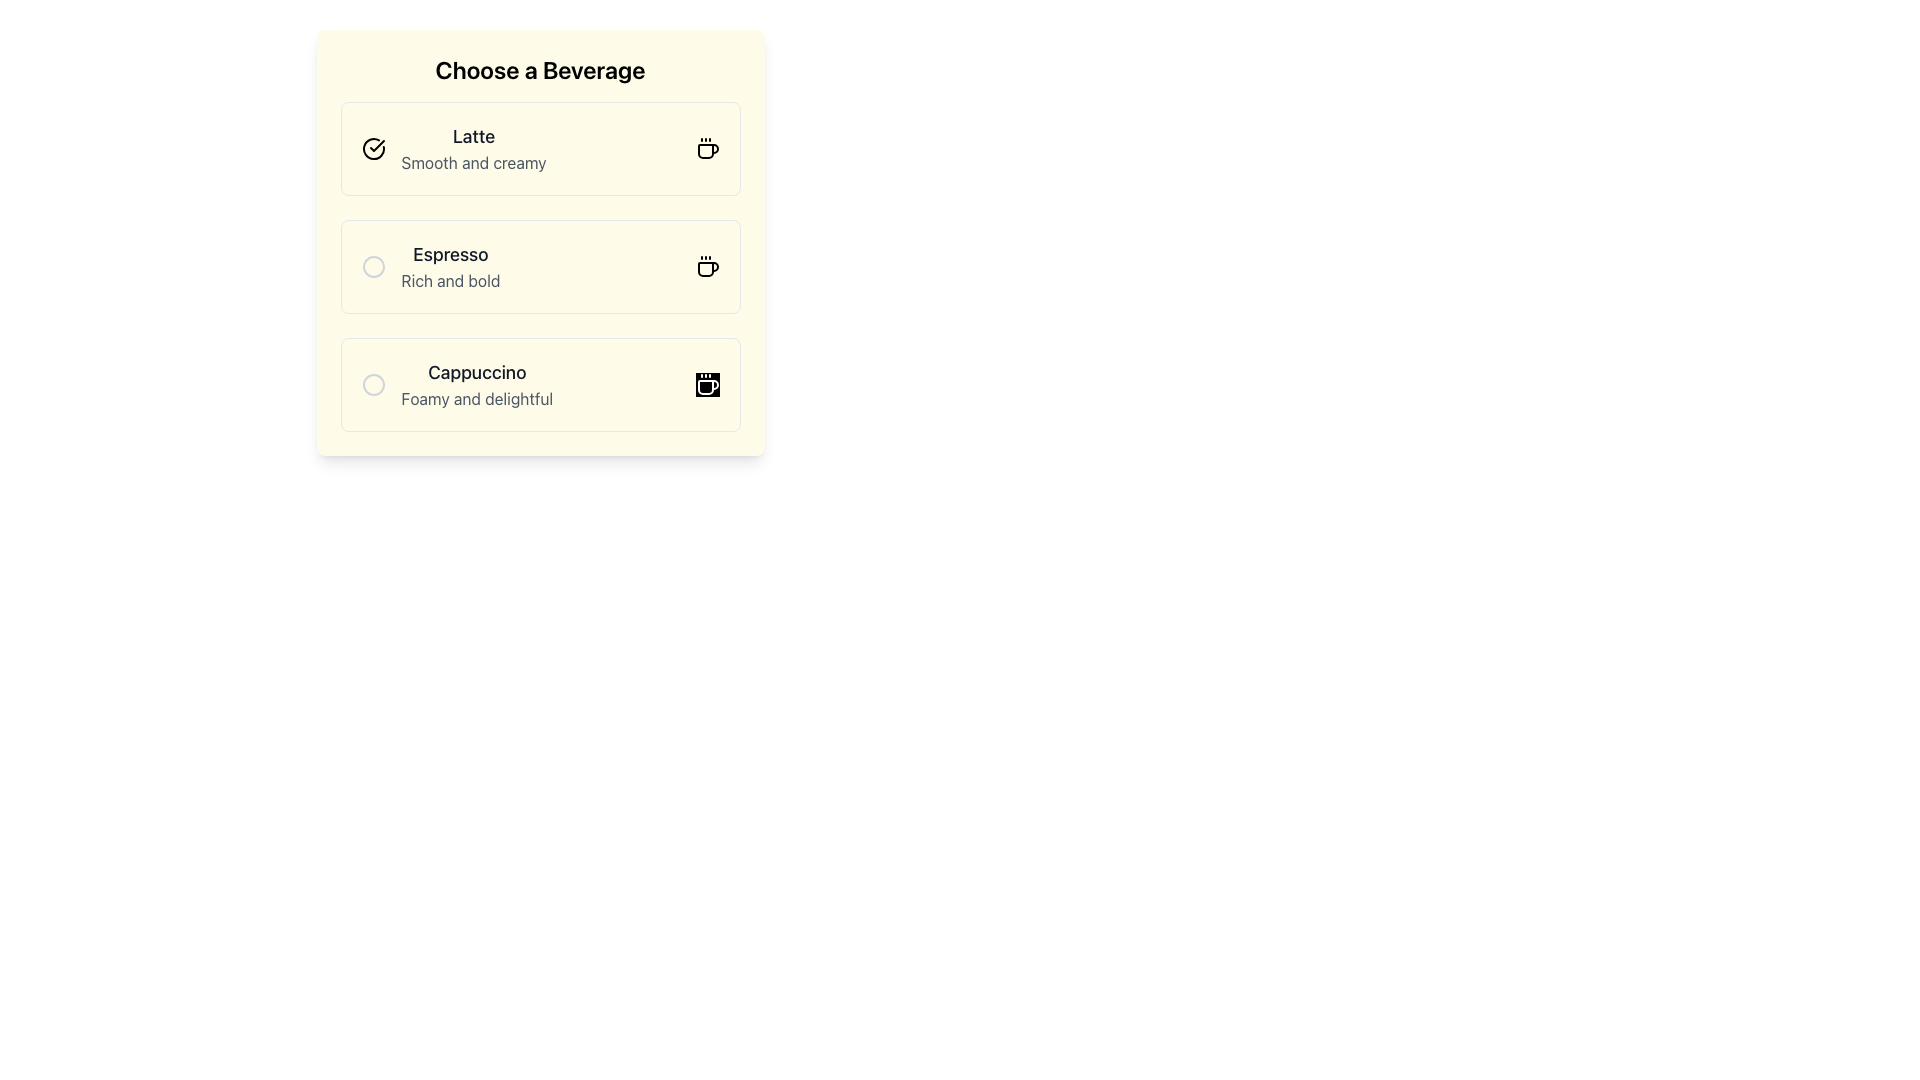 The height and width of the screenshot is (1080, 1920). I want to click on the Text Label that describes the beverage 'Espresso', which is located below the 'Latte: Smooth and creamy' option and above 'Cappuccino: Foamy and delightful.', so click(450, 265).